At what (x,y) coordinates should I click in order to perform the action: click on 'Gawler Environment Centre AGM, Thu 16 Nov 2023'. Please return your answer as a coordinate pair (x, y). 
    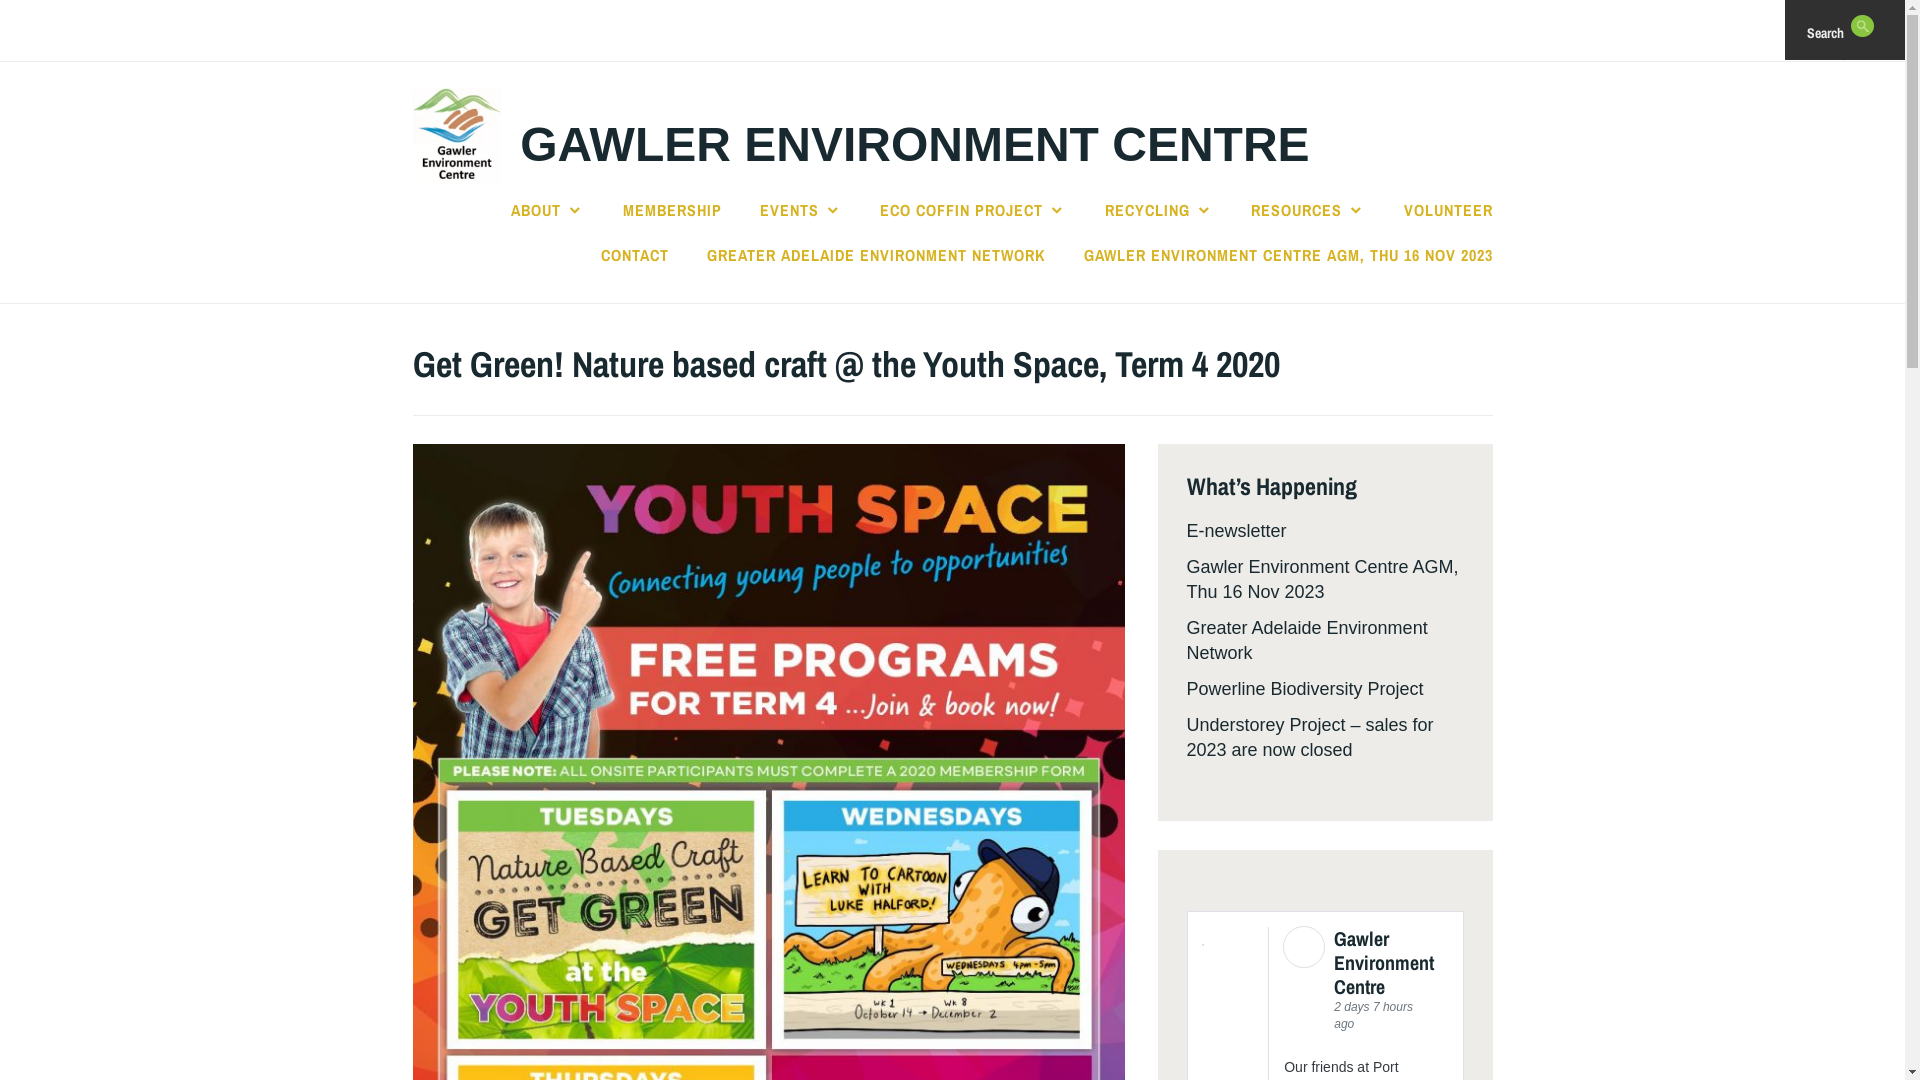
    Looking at the image, I should click on (1321, 579).